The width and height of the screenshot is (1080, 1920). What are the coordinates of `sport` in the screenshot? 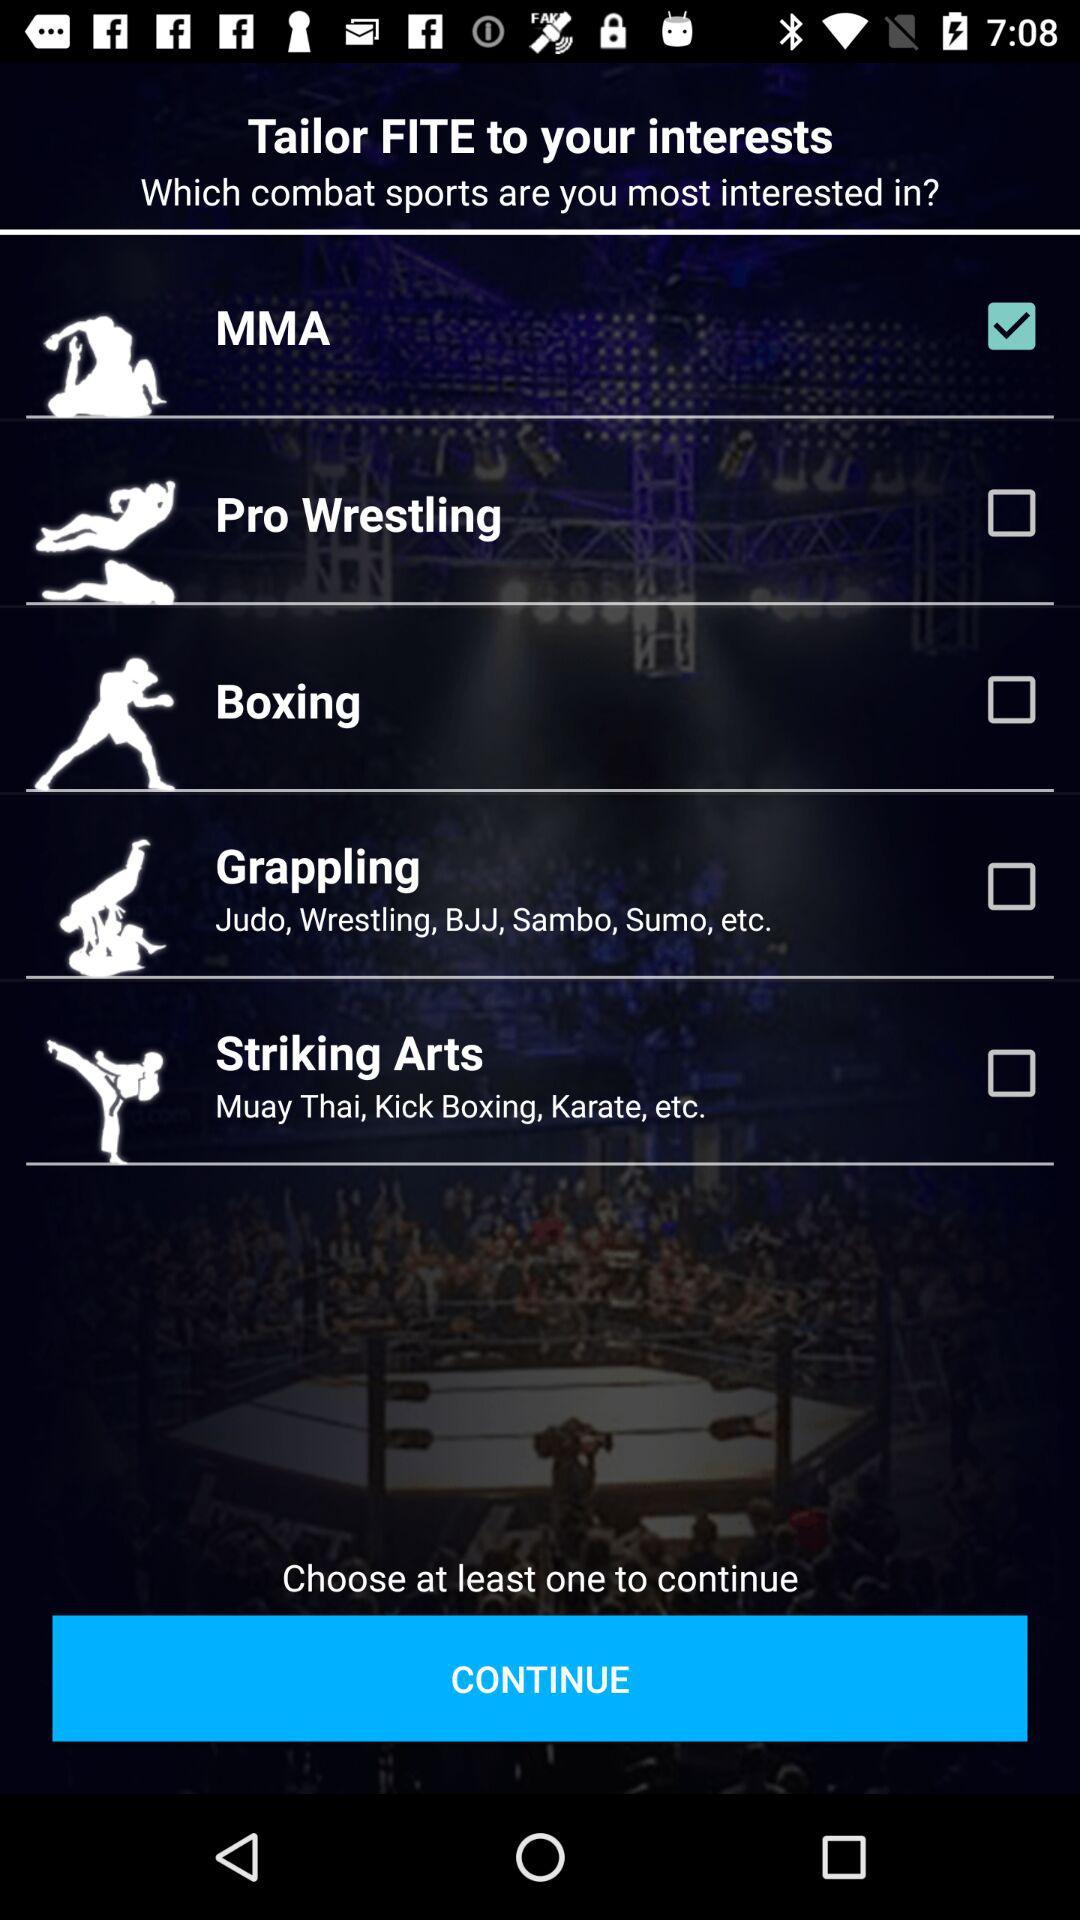 It's located at (1011, 326).